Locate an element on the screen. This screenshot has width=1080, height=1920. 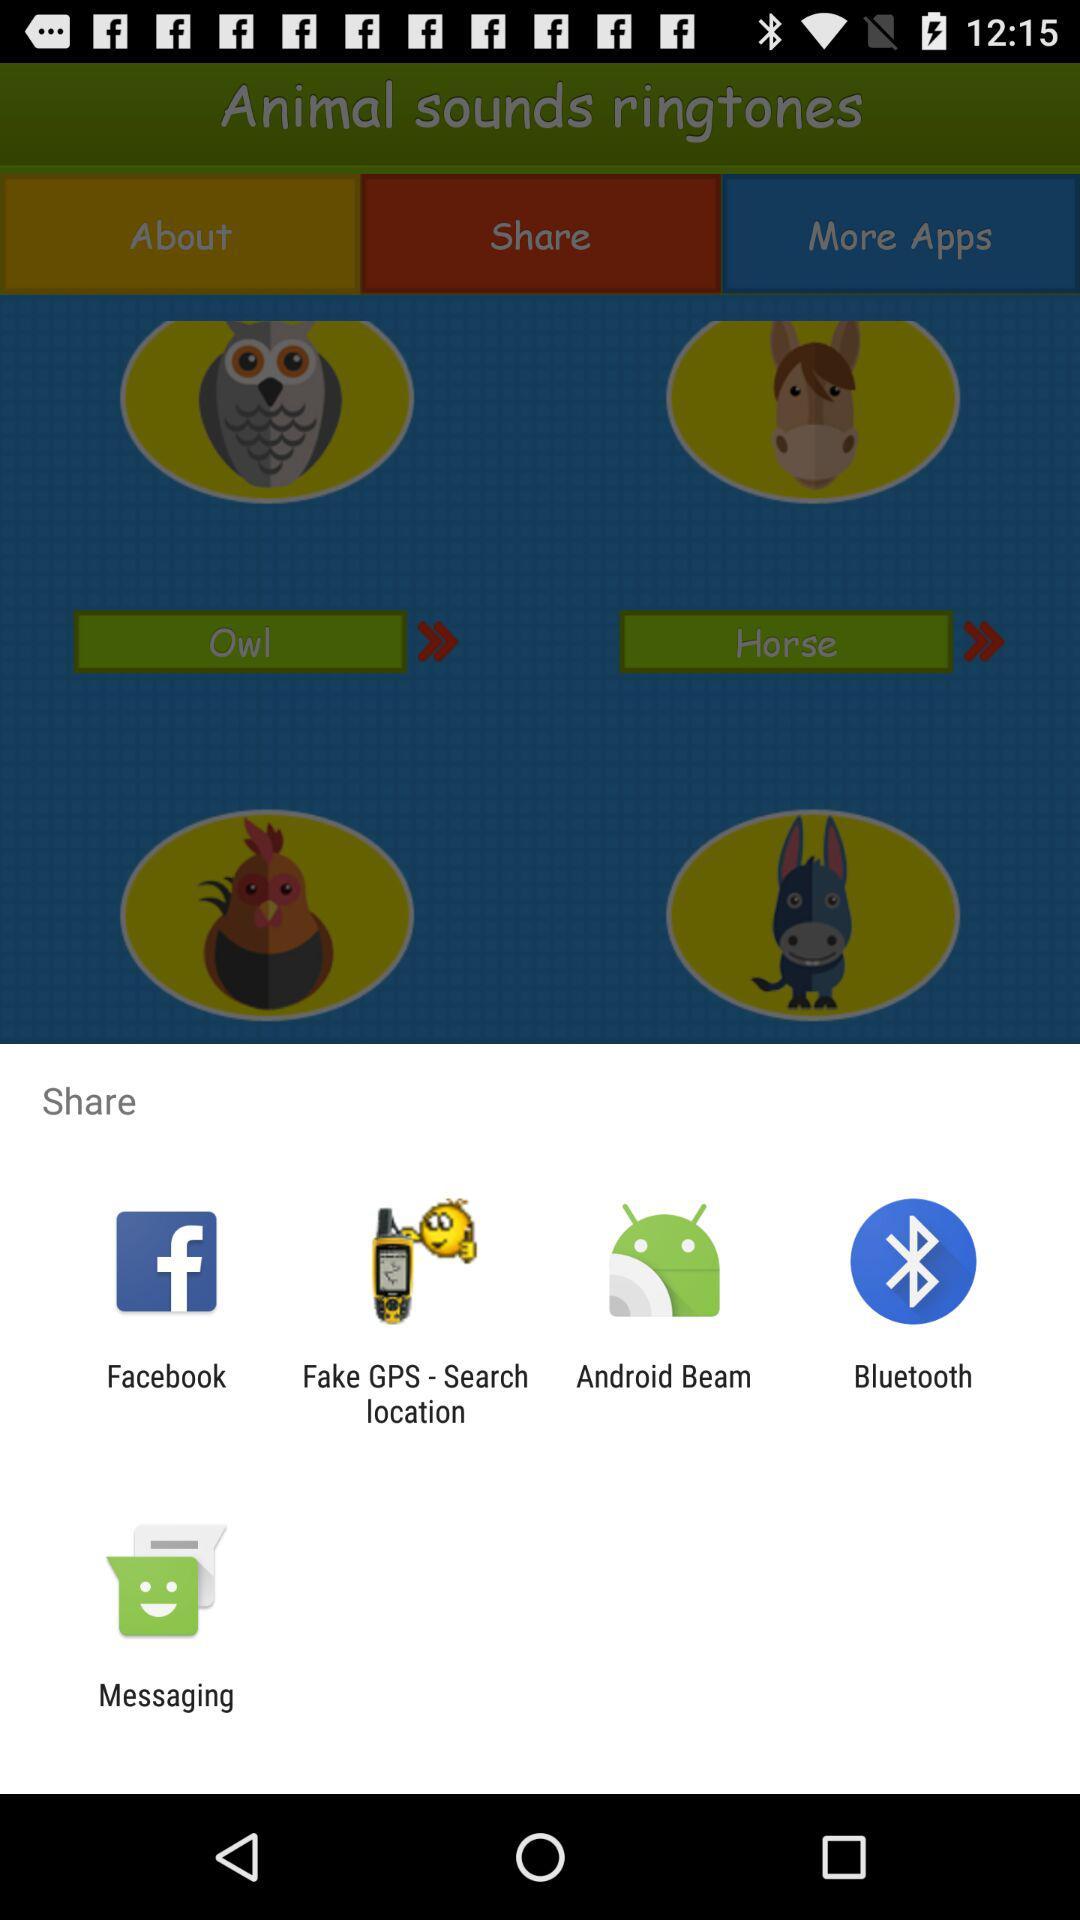
the app next to the fake gps search item is located at coordinates (664, 1392).